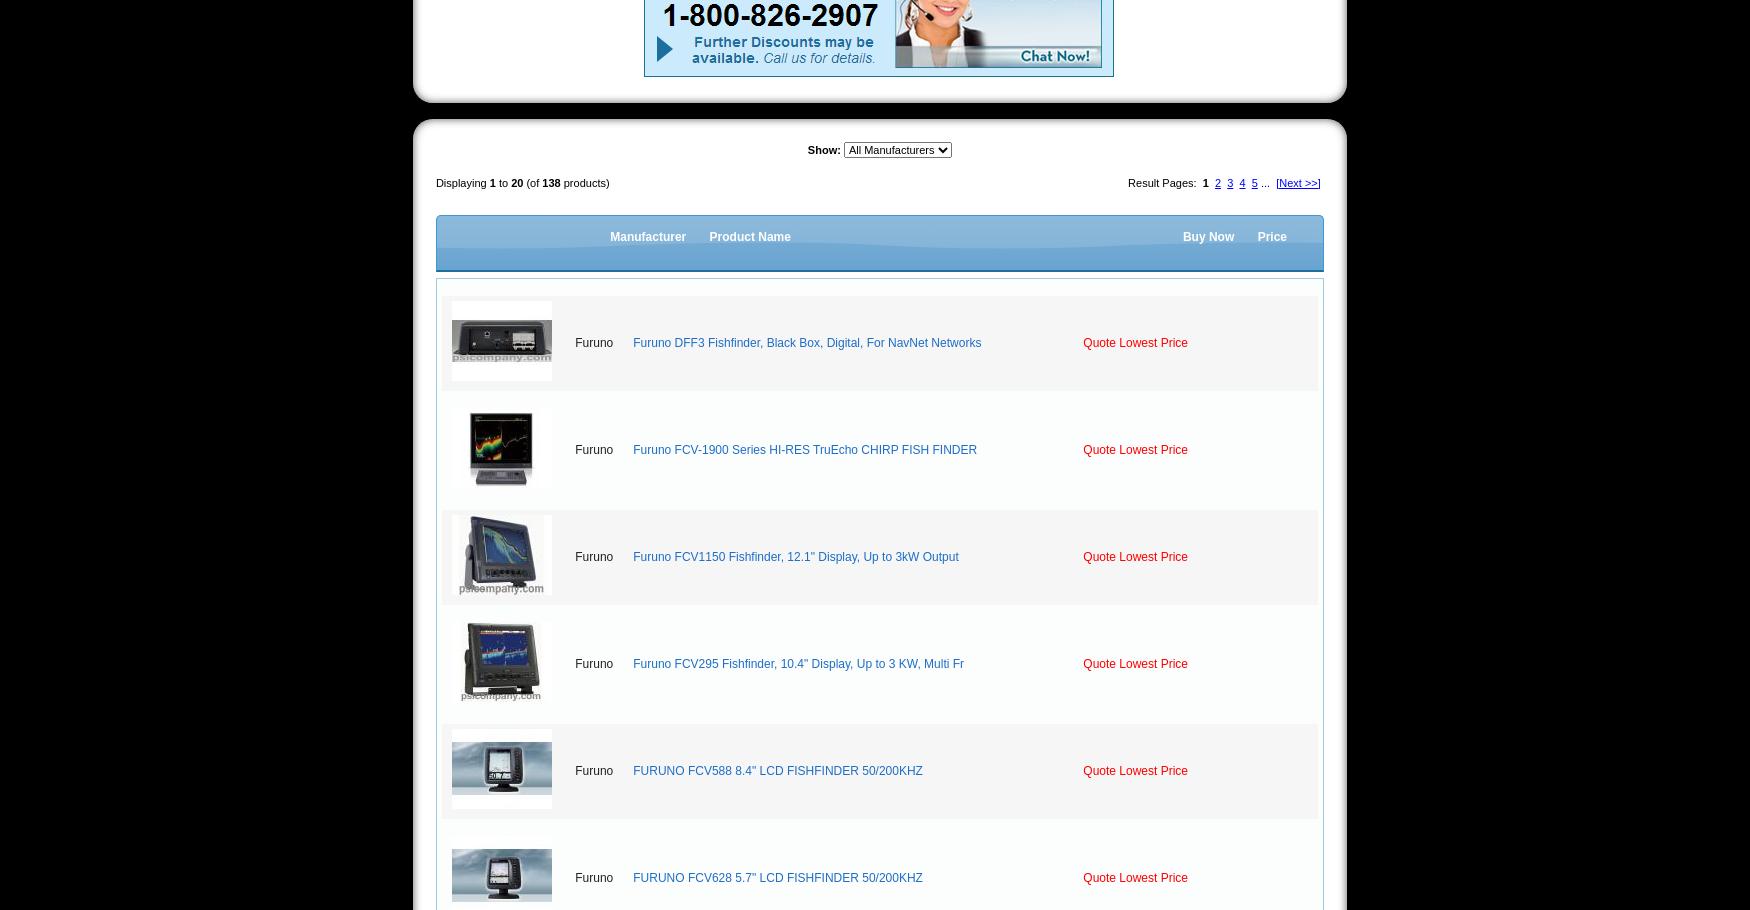 The width and height of the screenshot is (1750, 910). Describe the element at coordinates (522, 182) in the screenshot. I see `'(of'` at that location.